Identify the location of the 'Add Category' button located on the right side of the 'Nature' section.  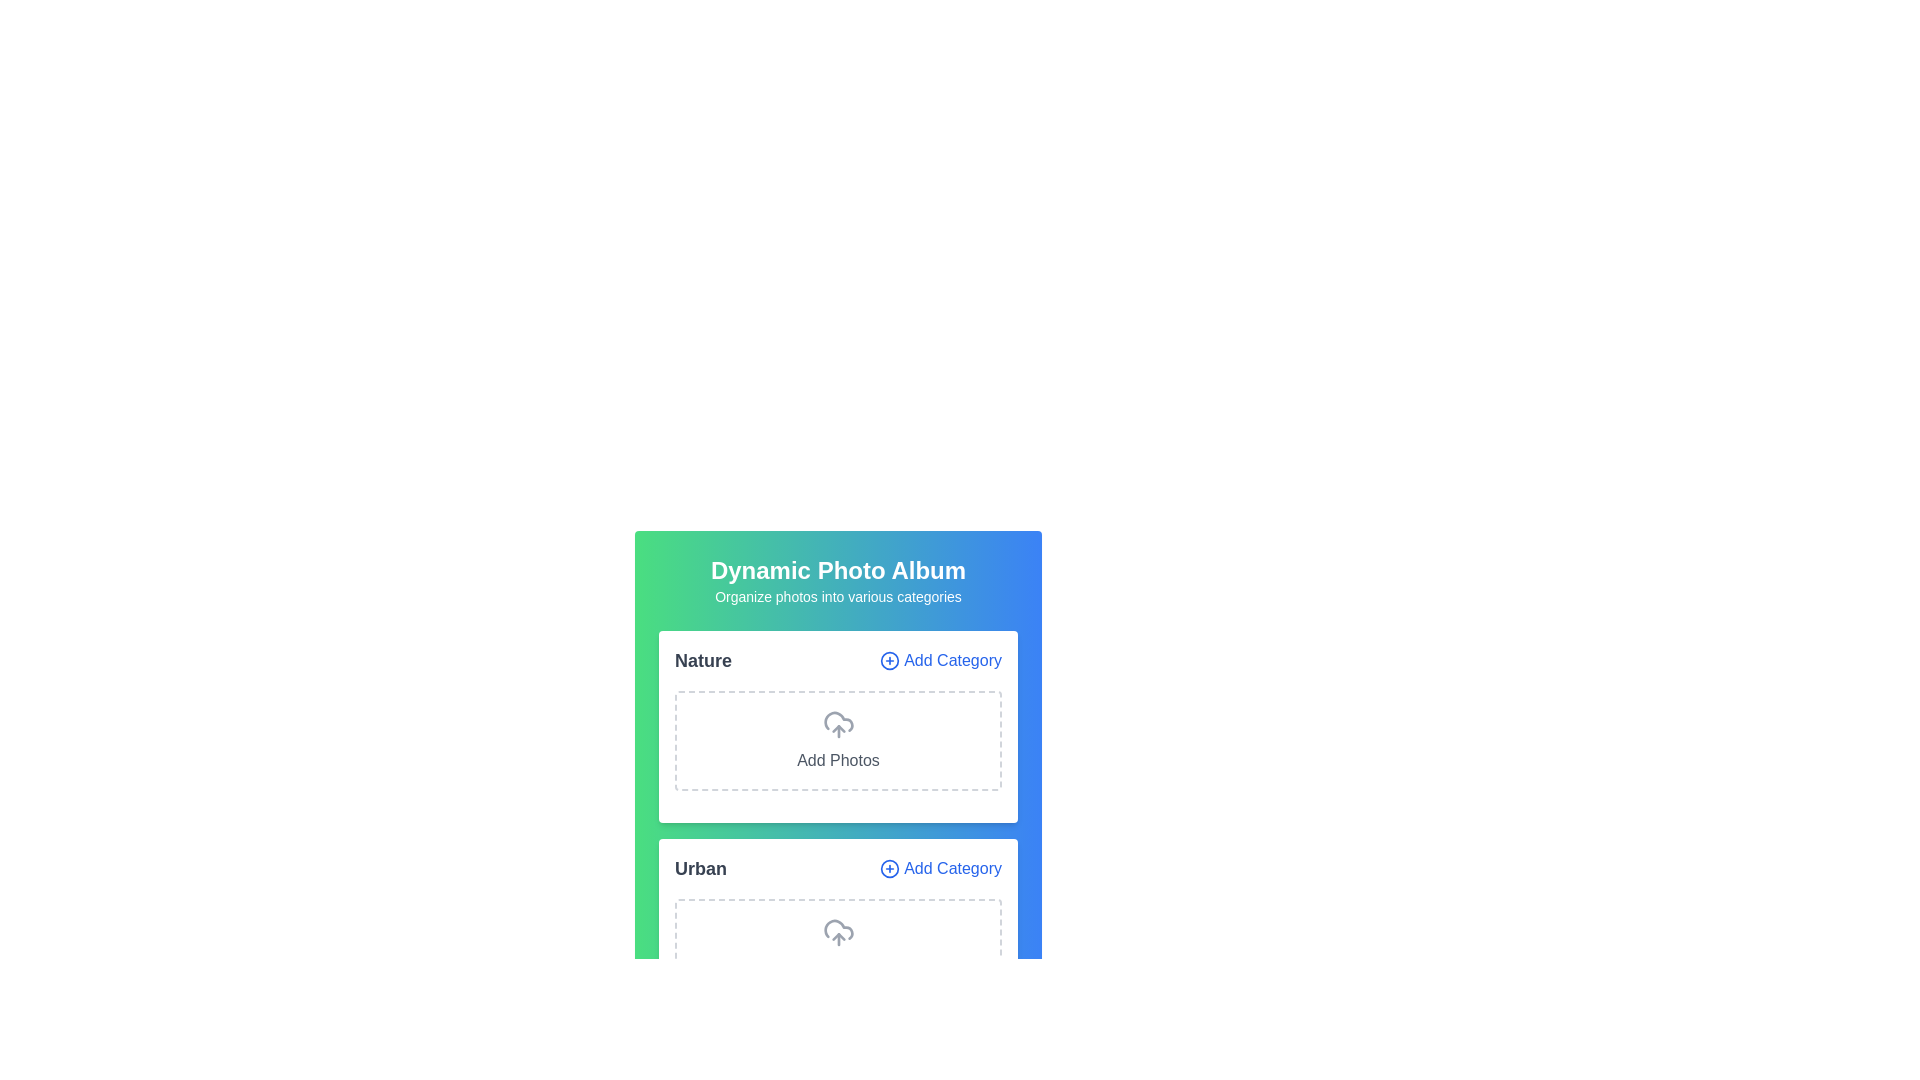
(939, 660).